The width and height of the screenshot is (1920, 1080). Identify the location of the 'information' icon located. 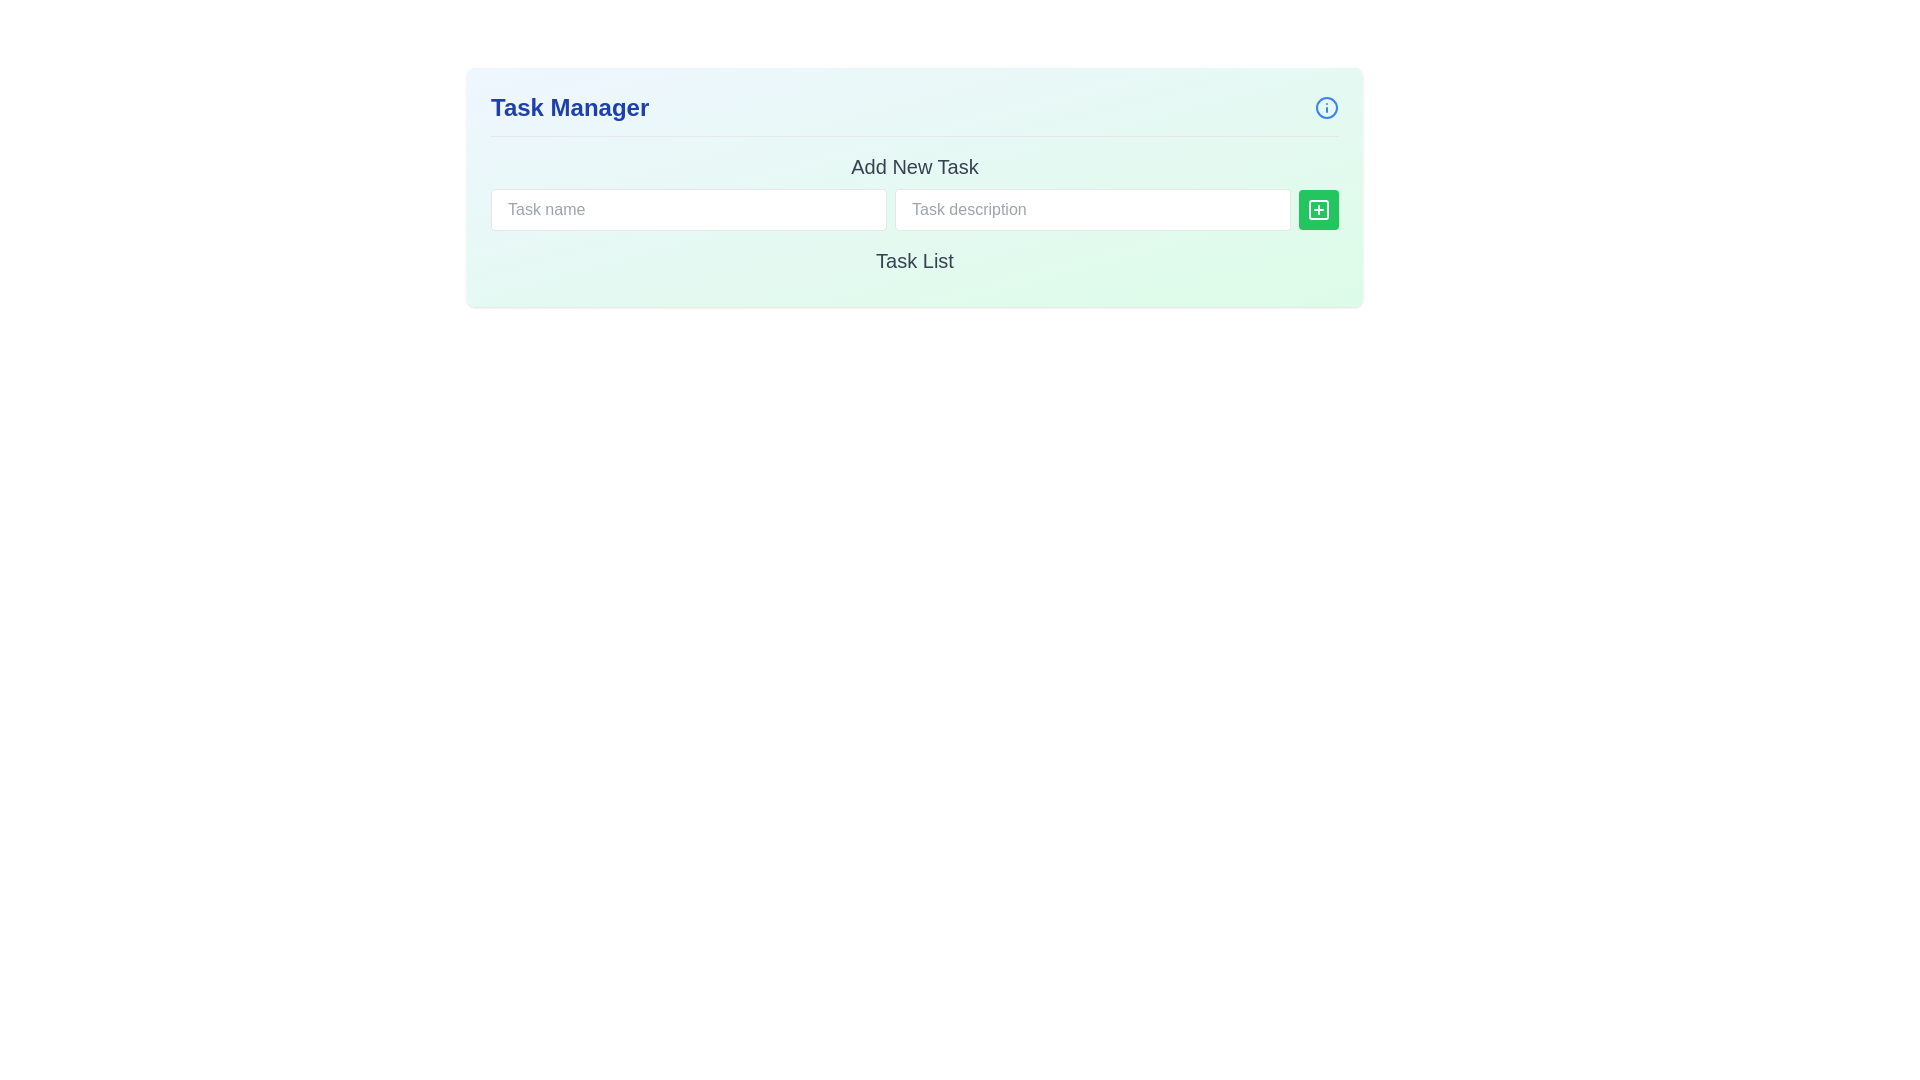
(1326, 108).